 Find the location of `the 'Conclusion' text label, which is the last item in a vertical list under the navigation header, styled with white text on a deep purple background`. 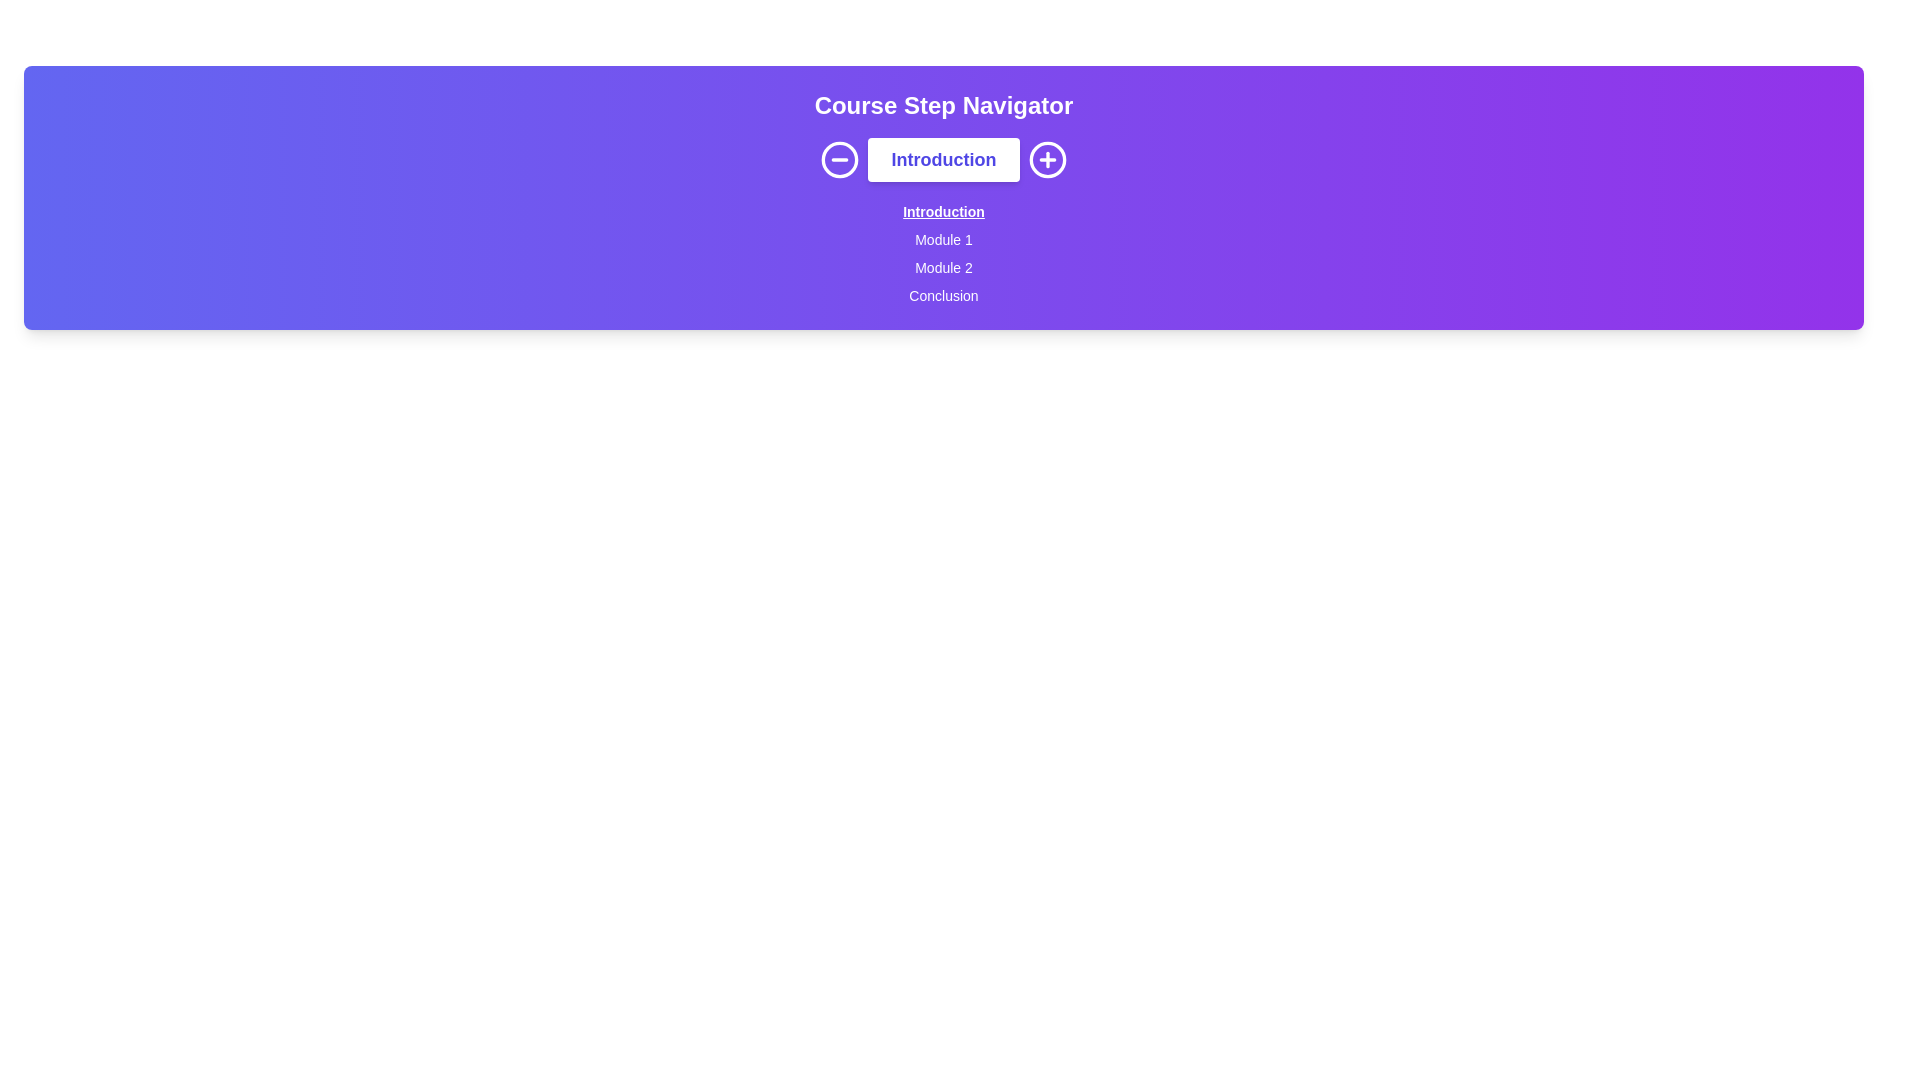

the 'Conclusion' text label, which is the last item in a vertical list under the navigation header, styled with white text on a deep purple background is located at coordinates (943, 292).